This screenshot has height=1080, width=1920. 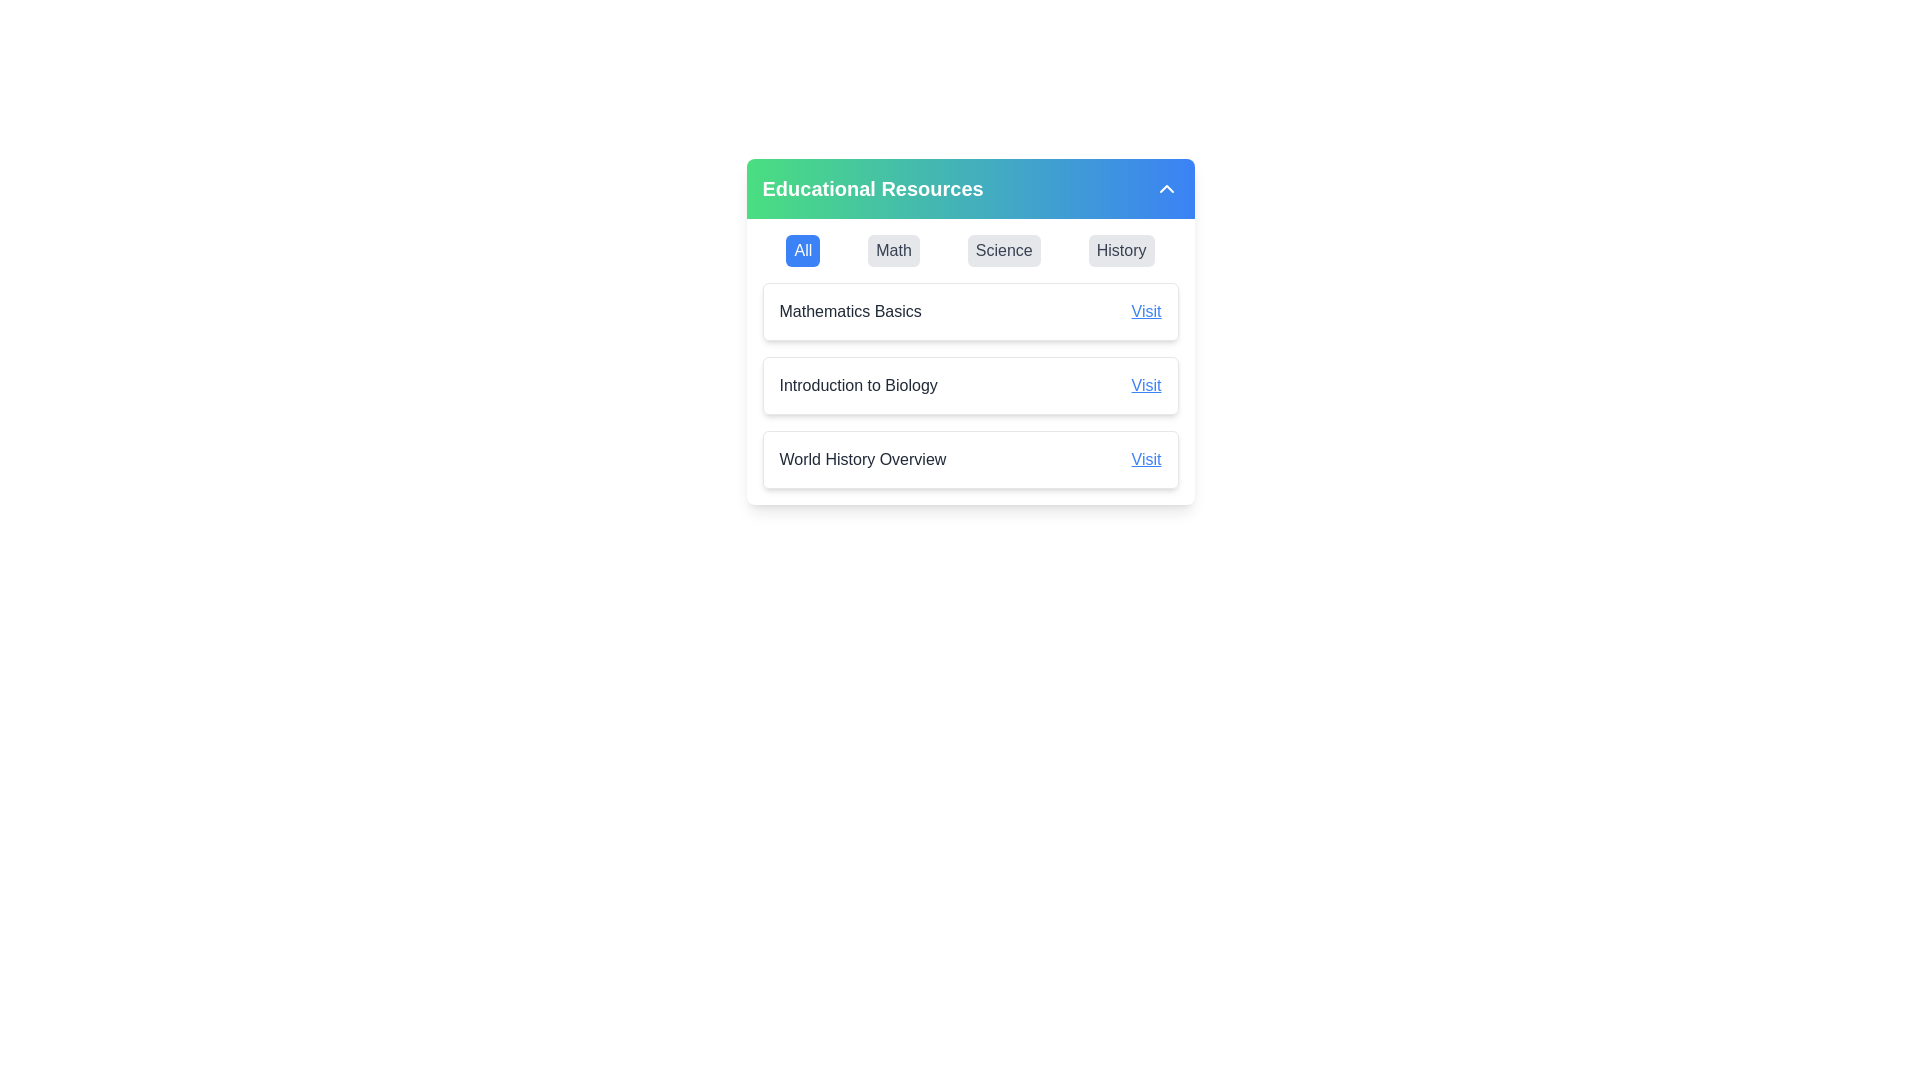 I want to click on the header panel styled with a gradient background that contains the text 'Educational Resources' in bold white font and an interactive icon aligned to the right, so click(x=970, y=189).